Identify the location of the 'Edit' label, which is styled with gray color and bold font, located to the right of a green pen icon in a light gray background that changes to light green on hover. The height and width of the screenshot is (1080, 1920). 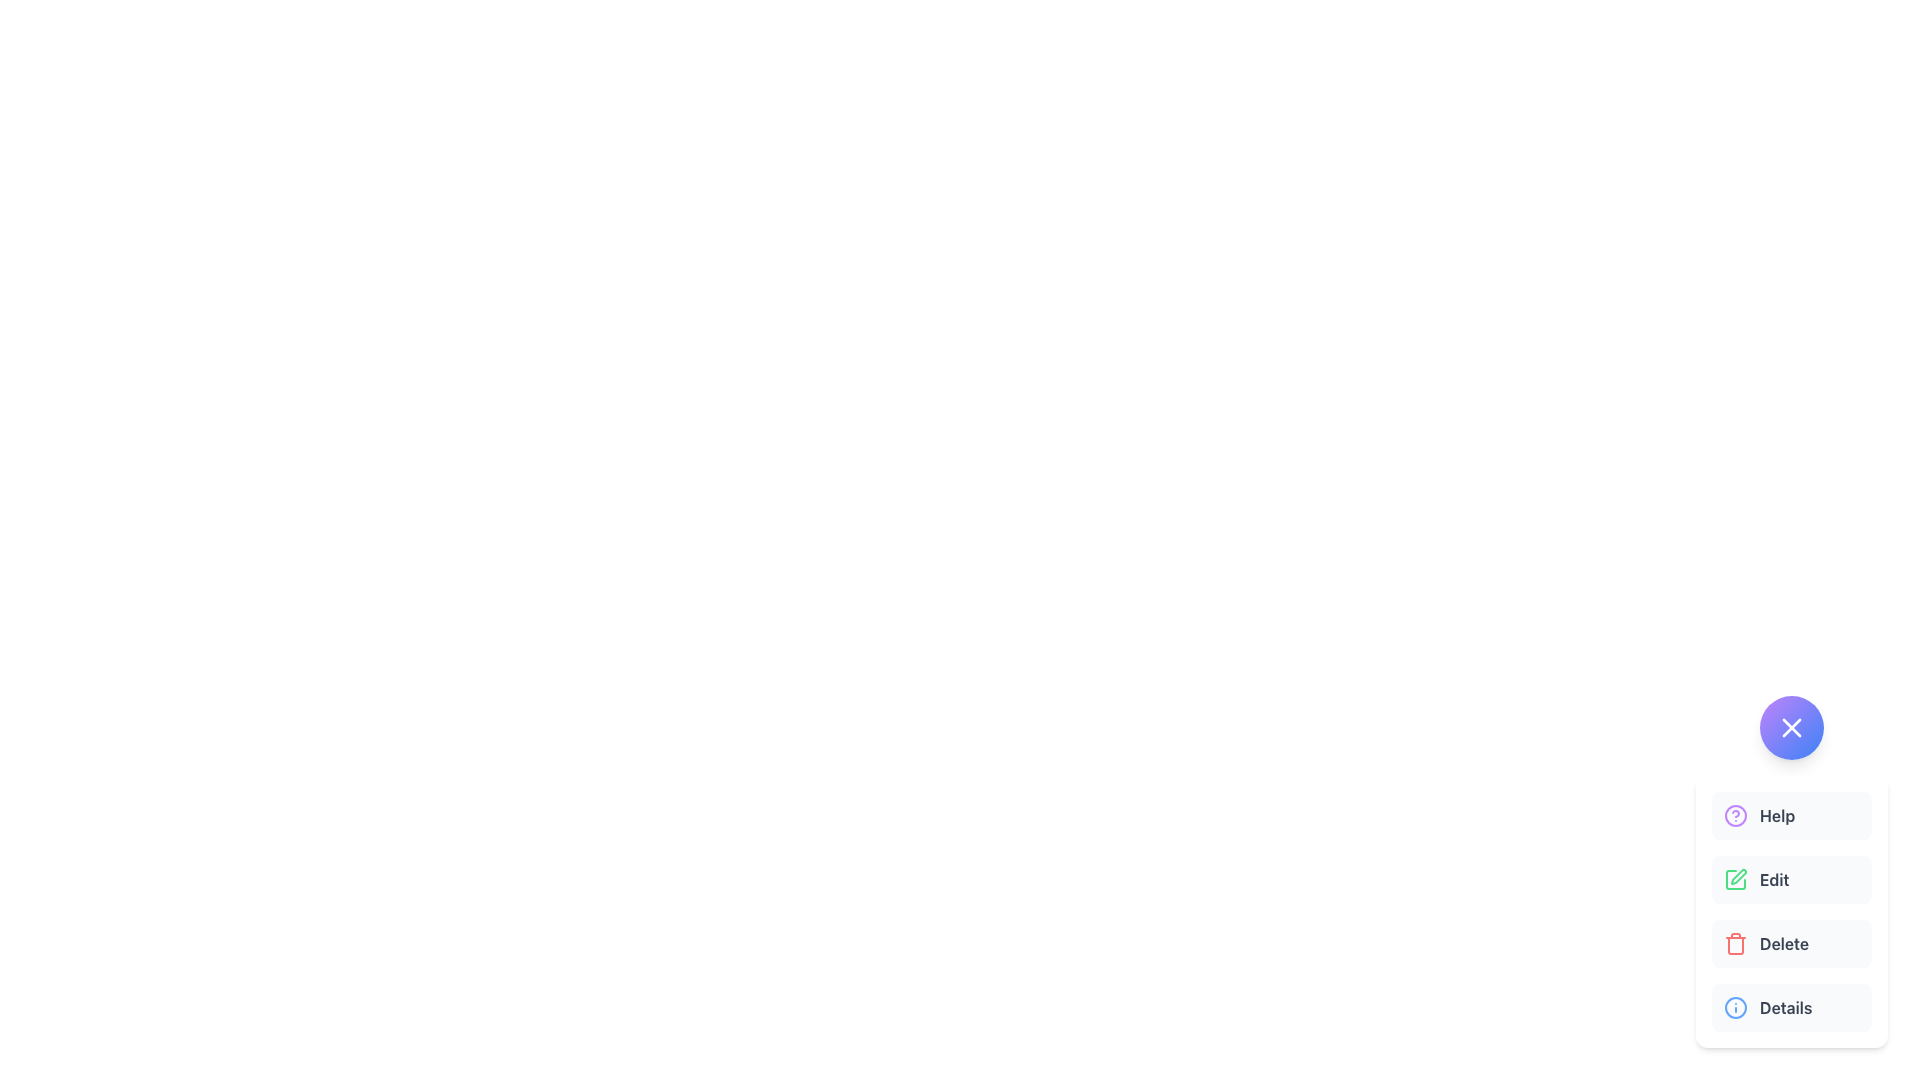
(1774, 878).